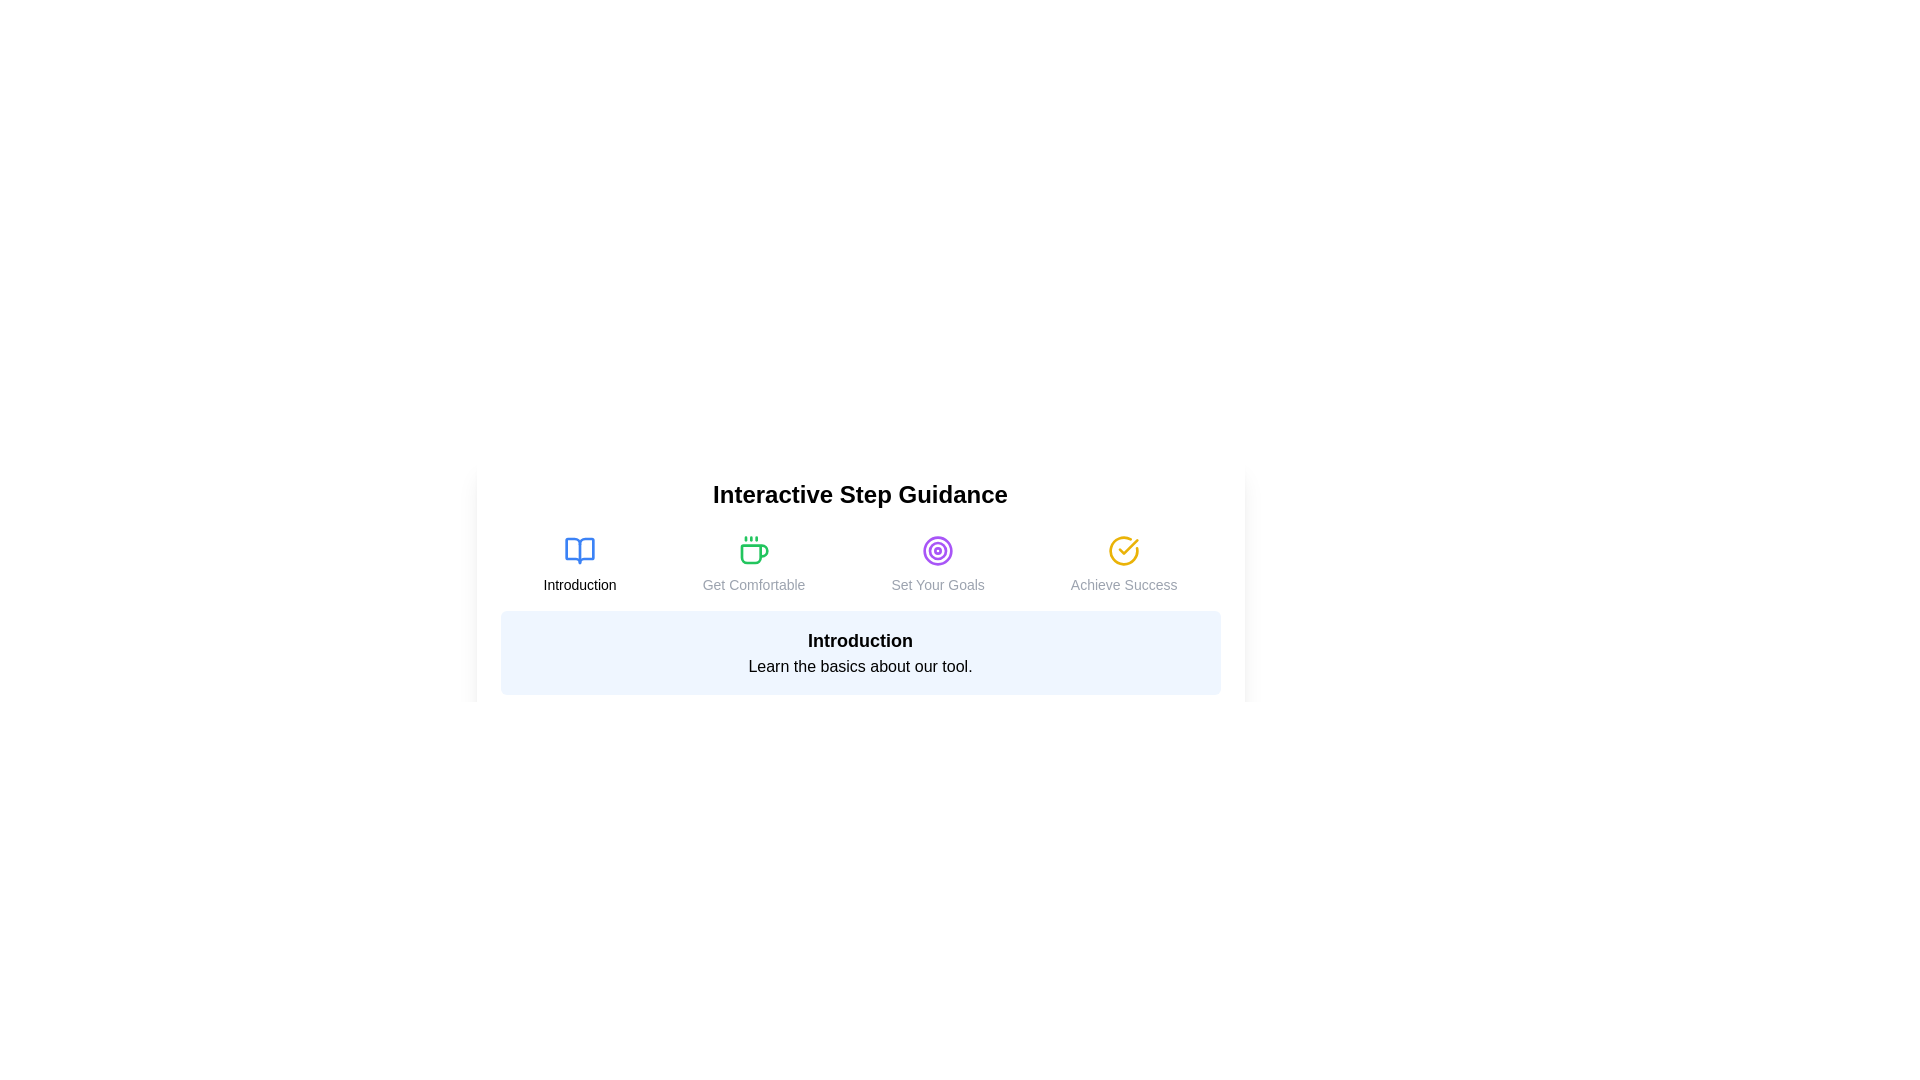  What do you see at coordinates (1124, 585) in the screenshot?
I see `the 'Achieve Success' text display, which is styled in grey and located beneath the yellow circular checkmark in the 'Interactive Step Guidance' section` at bounding box center [1124, 585].